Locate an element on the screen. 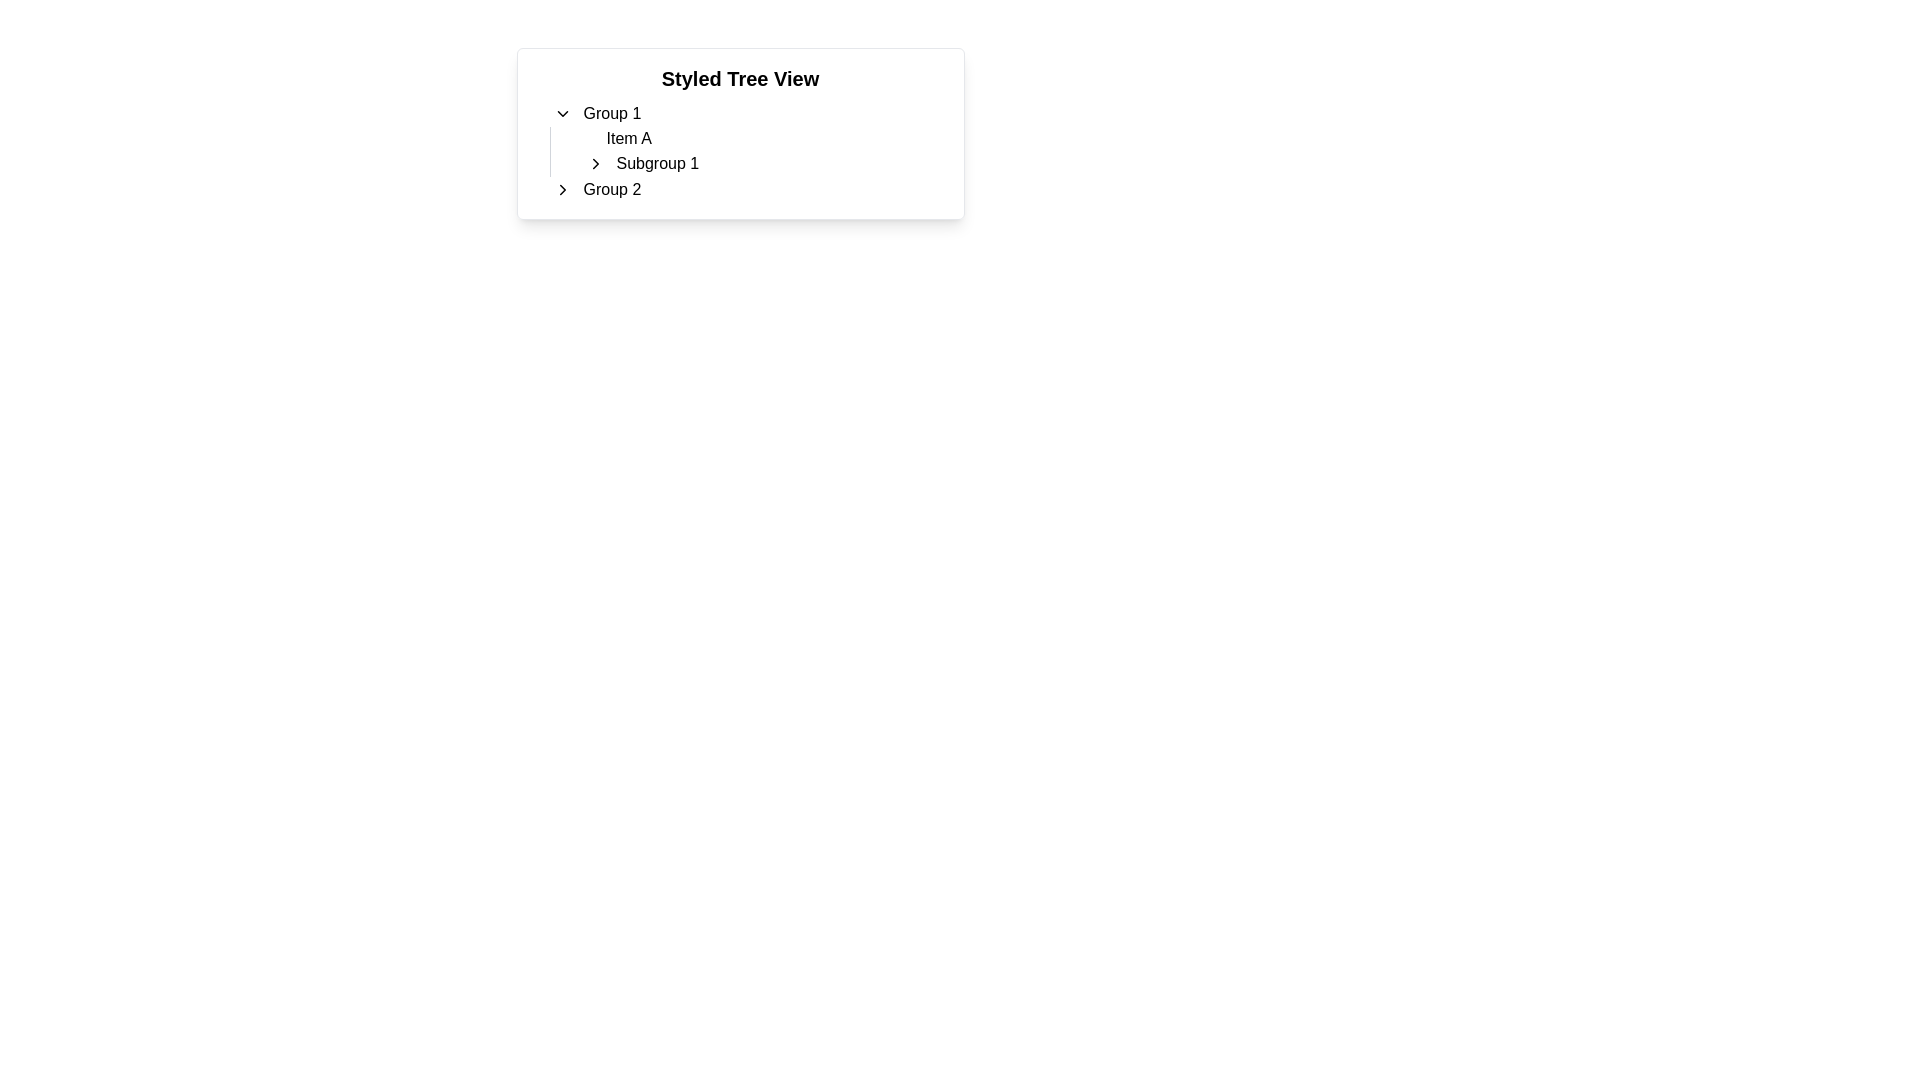  the navigational text link located under 'Group 1' and above 'Subgroup 1' in the tree structure is located at coordinates (627, 137).